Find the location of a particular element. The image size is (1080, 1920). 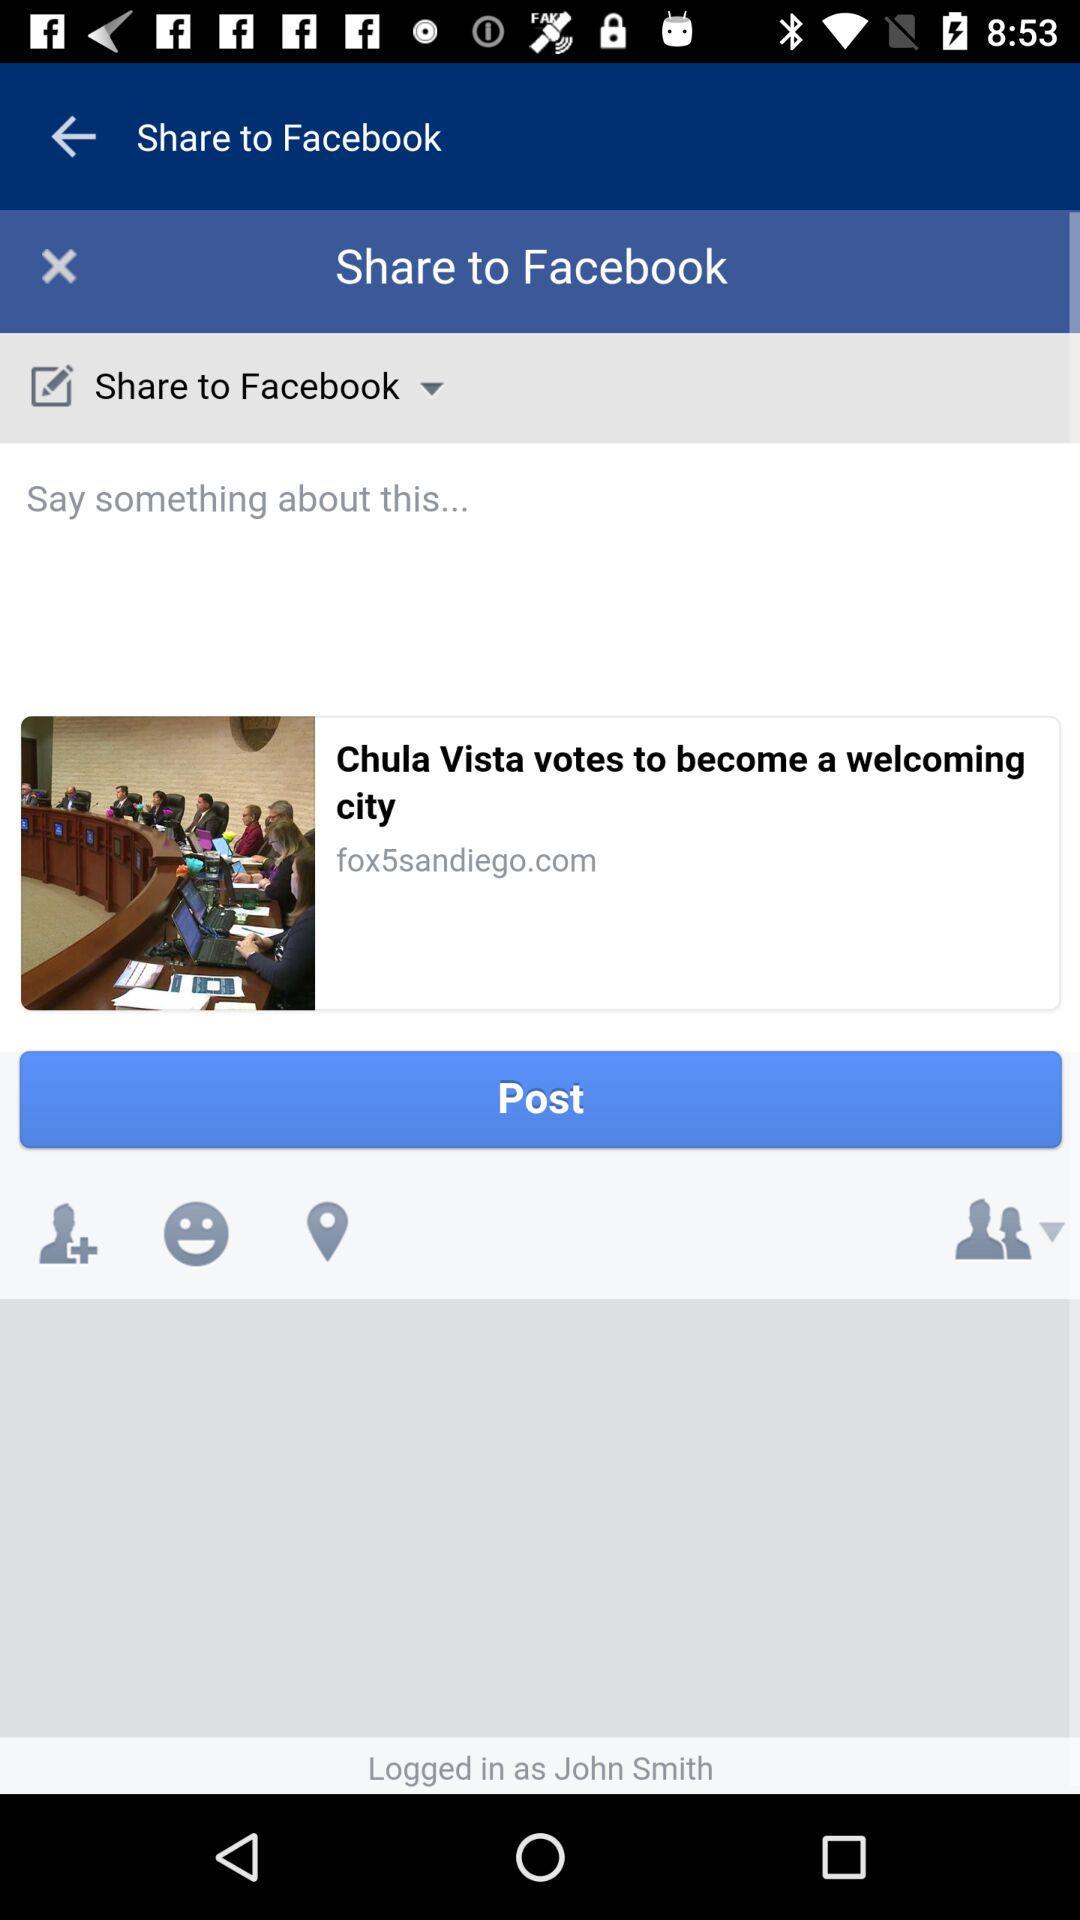

go back is located at coordinates (72, 135).